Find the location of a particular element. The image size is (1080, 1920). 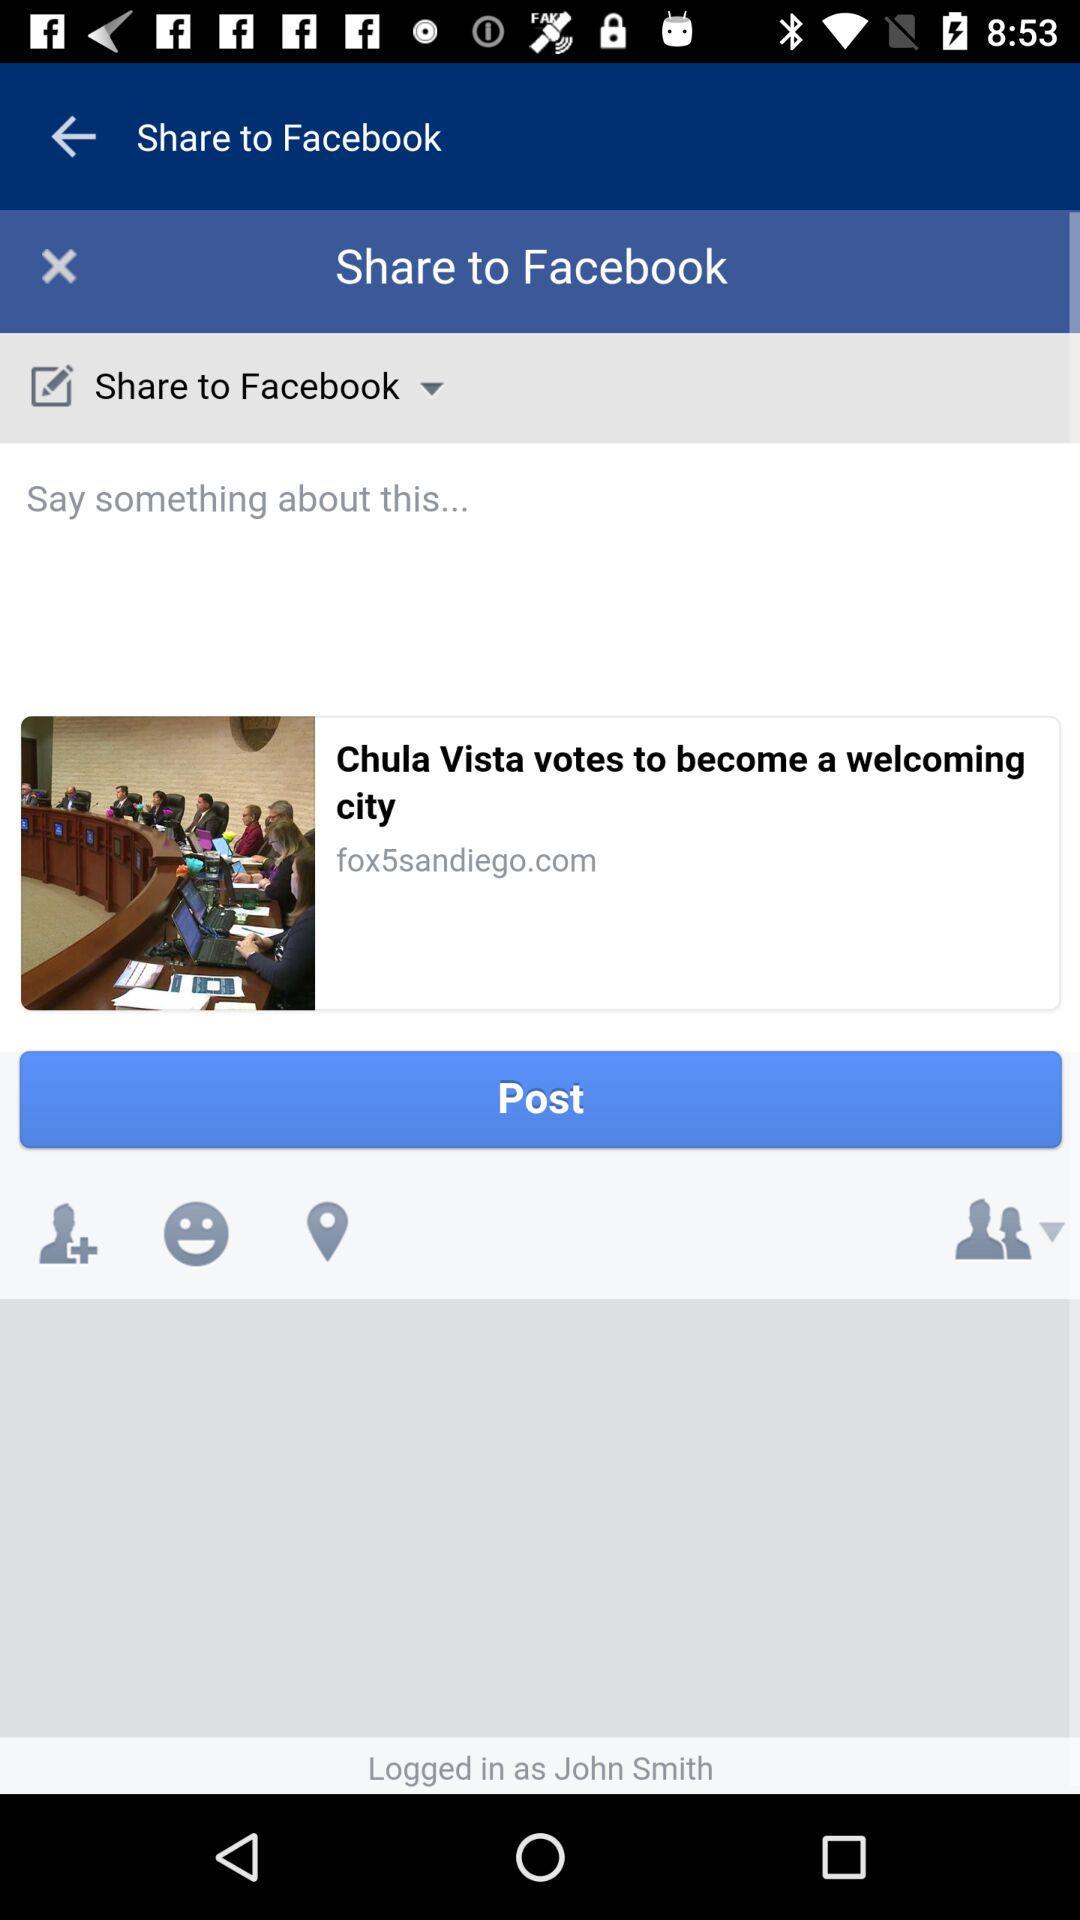

go back is located at coordinates (72, 135).